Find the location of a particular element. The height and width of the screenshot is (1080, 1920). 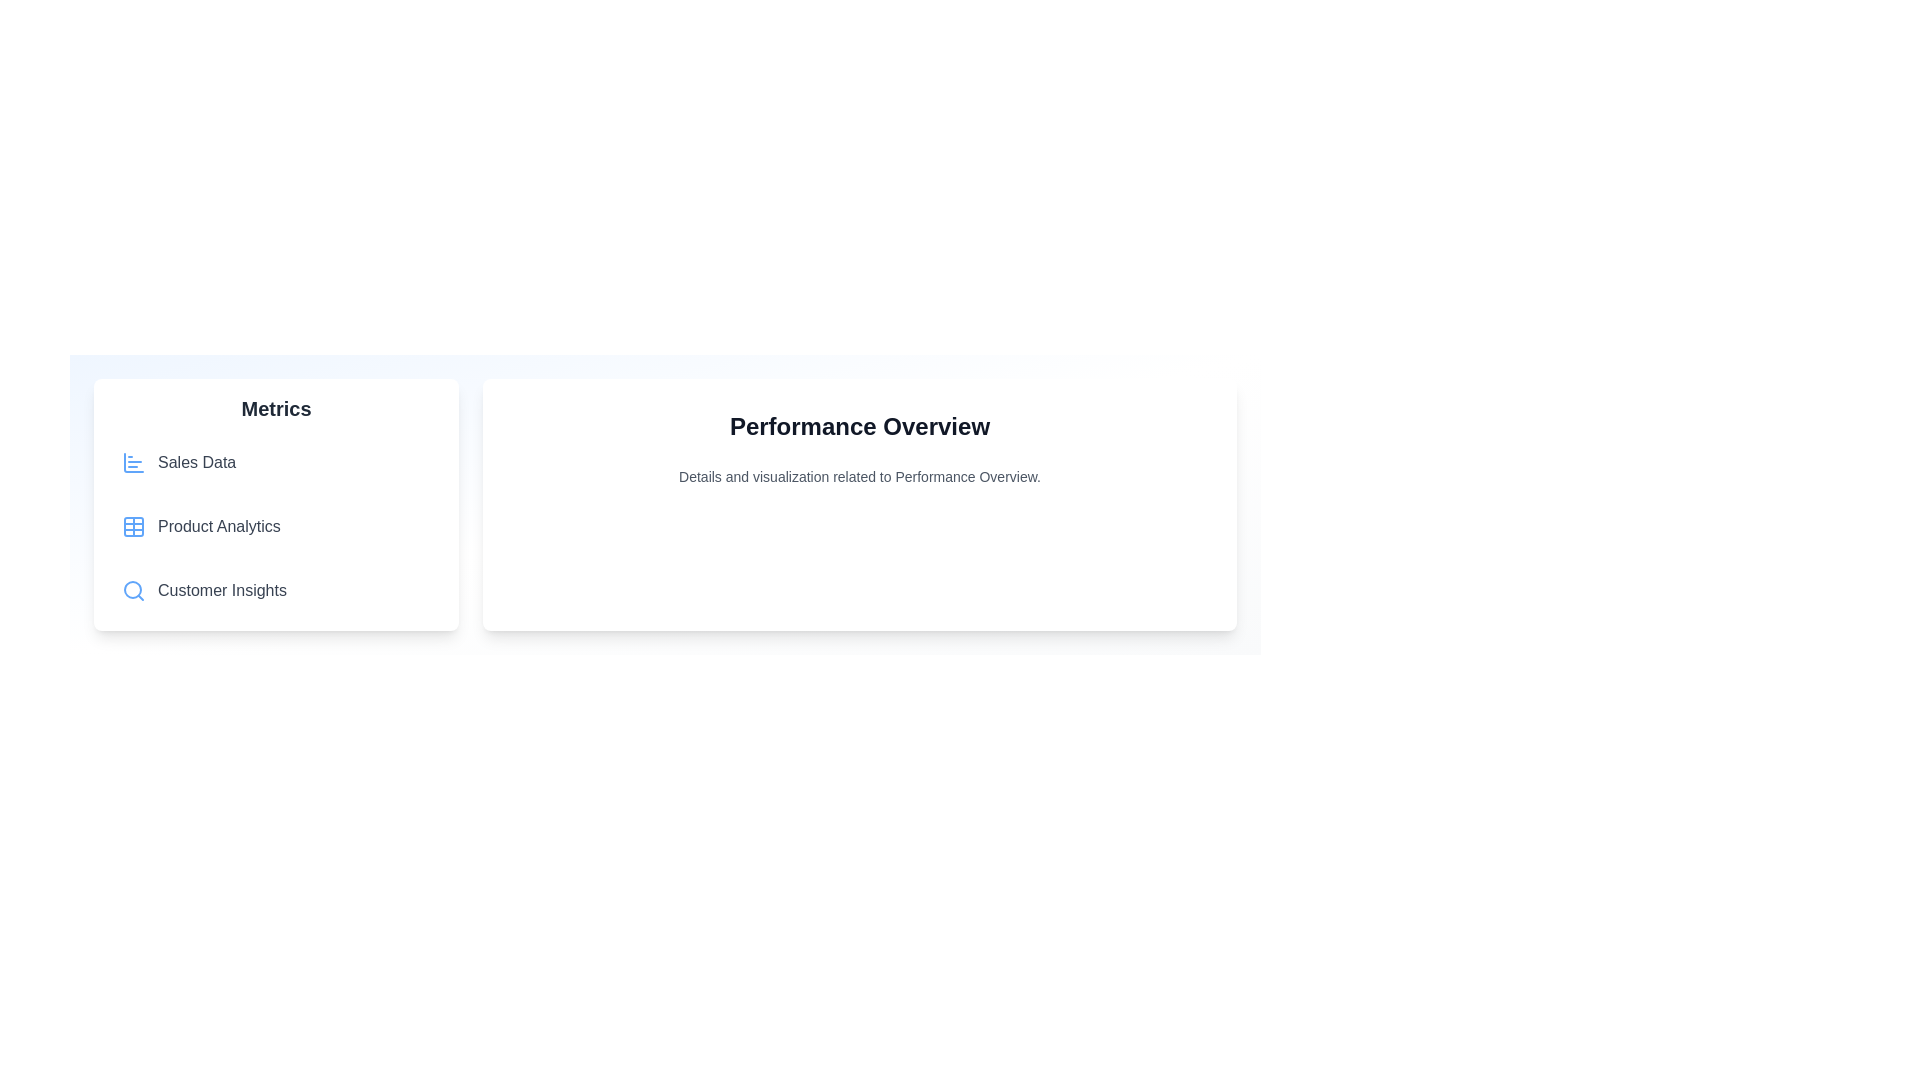

the search icon located to the left of the 'Customer Insights' text in the 'Metrics' section, if it is interactive is located at coordinates (133, 589).